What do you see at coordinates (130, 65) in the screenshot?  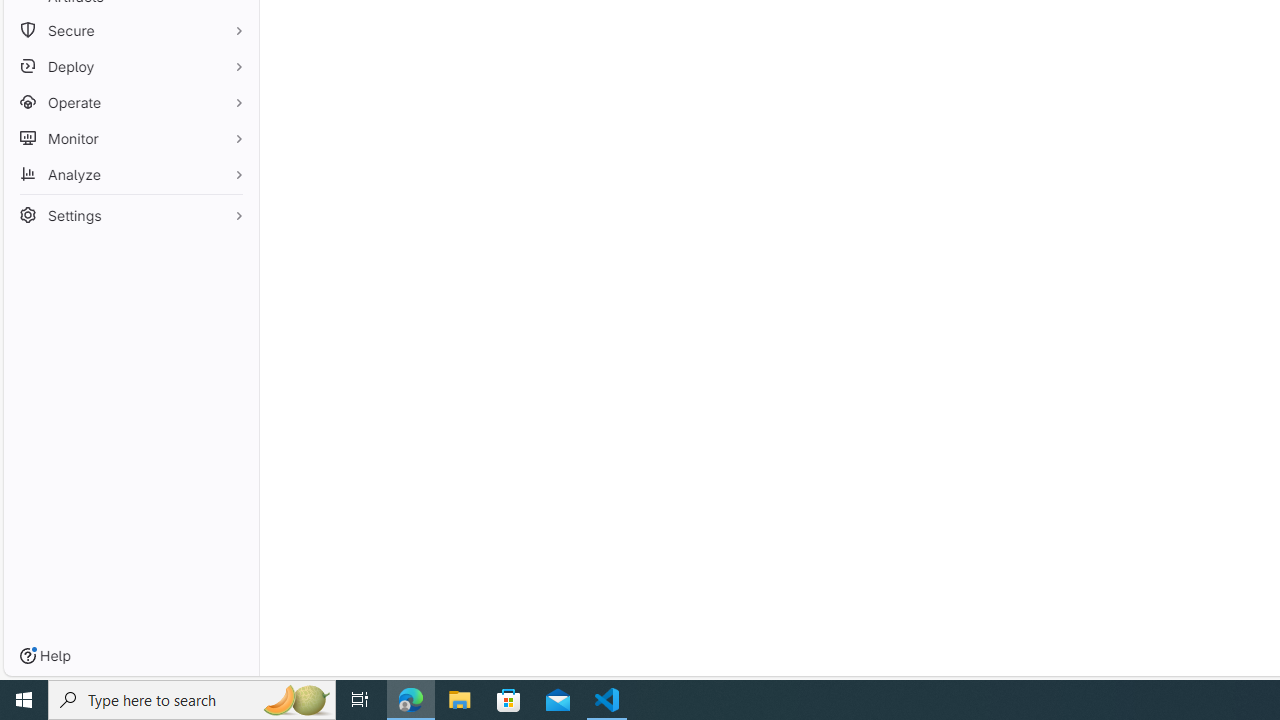 I see `'Deploy'` at bounding box center [130, 65].